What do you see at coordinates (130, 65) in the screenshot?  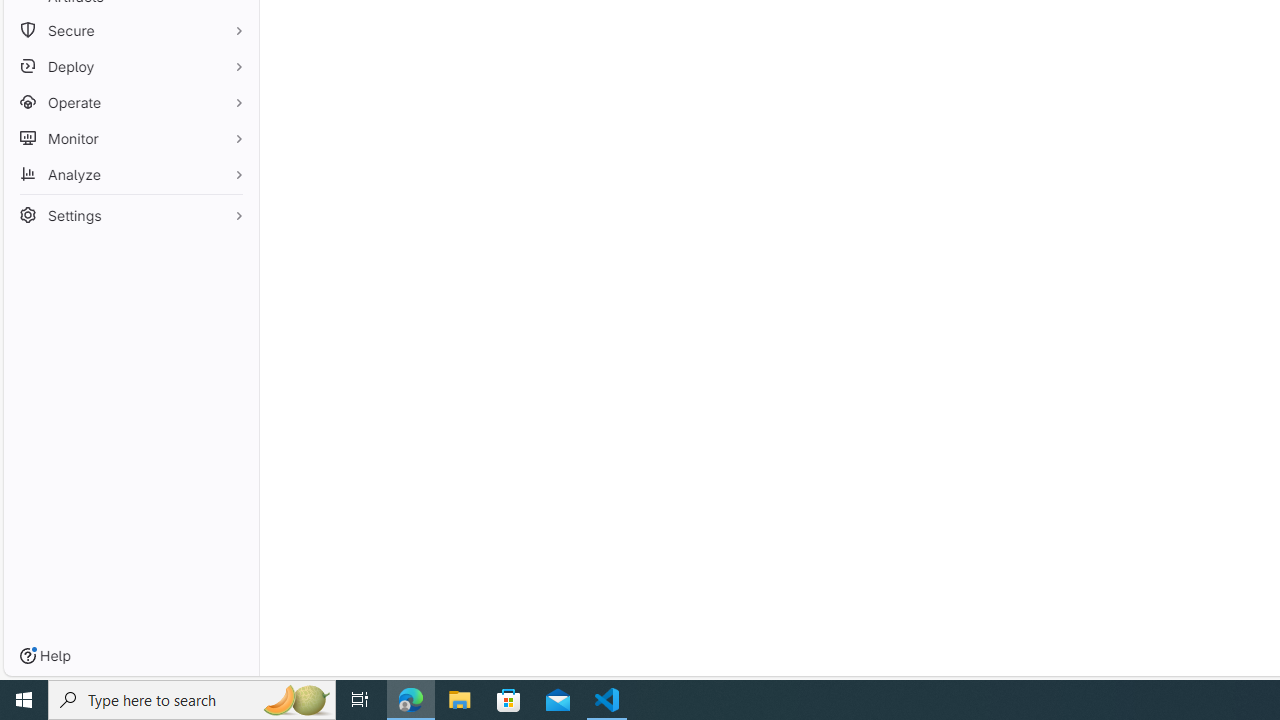 I see `'Deploy'` at bounding box center [130, 65].